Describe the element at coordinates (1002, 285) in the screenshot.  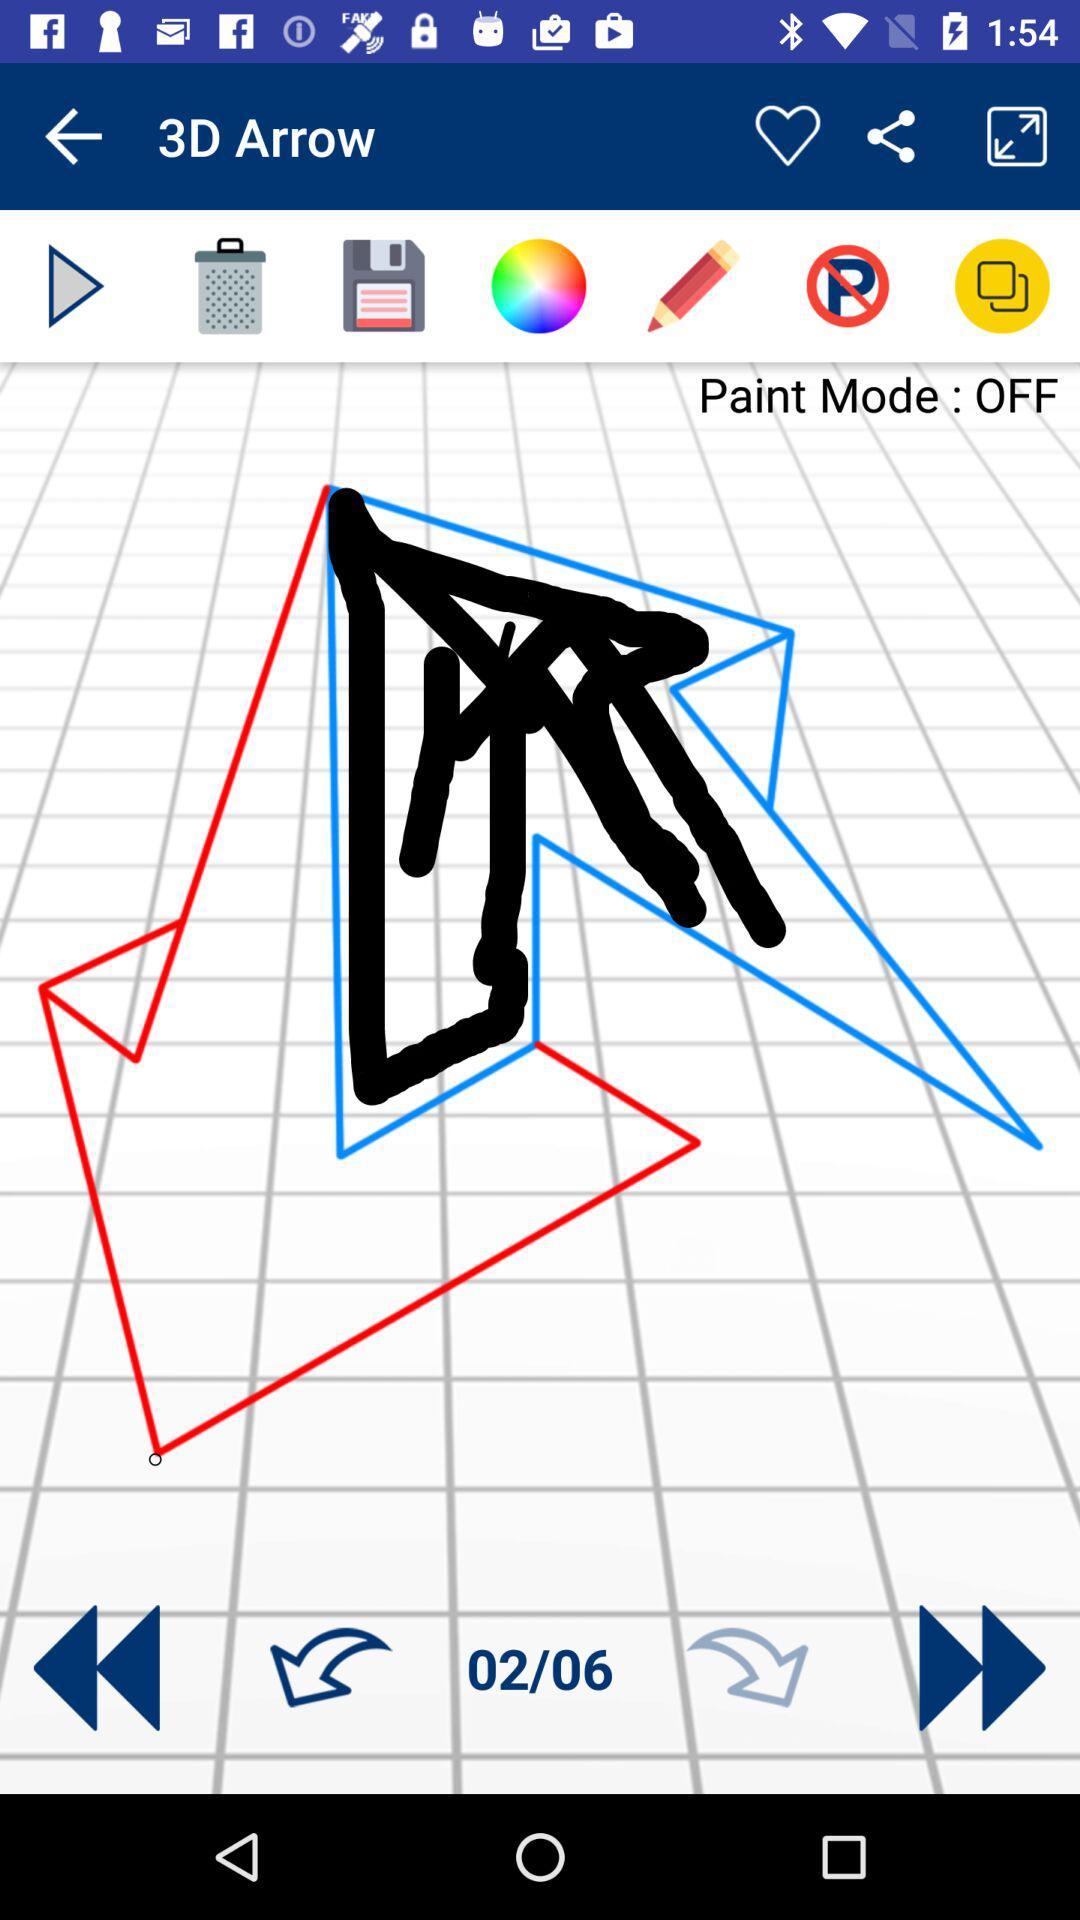
I see `copy` at that location.